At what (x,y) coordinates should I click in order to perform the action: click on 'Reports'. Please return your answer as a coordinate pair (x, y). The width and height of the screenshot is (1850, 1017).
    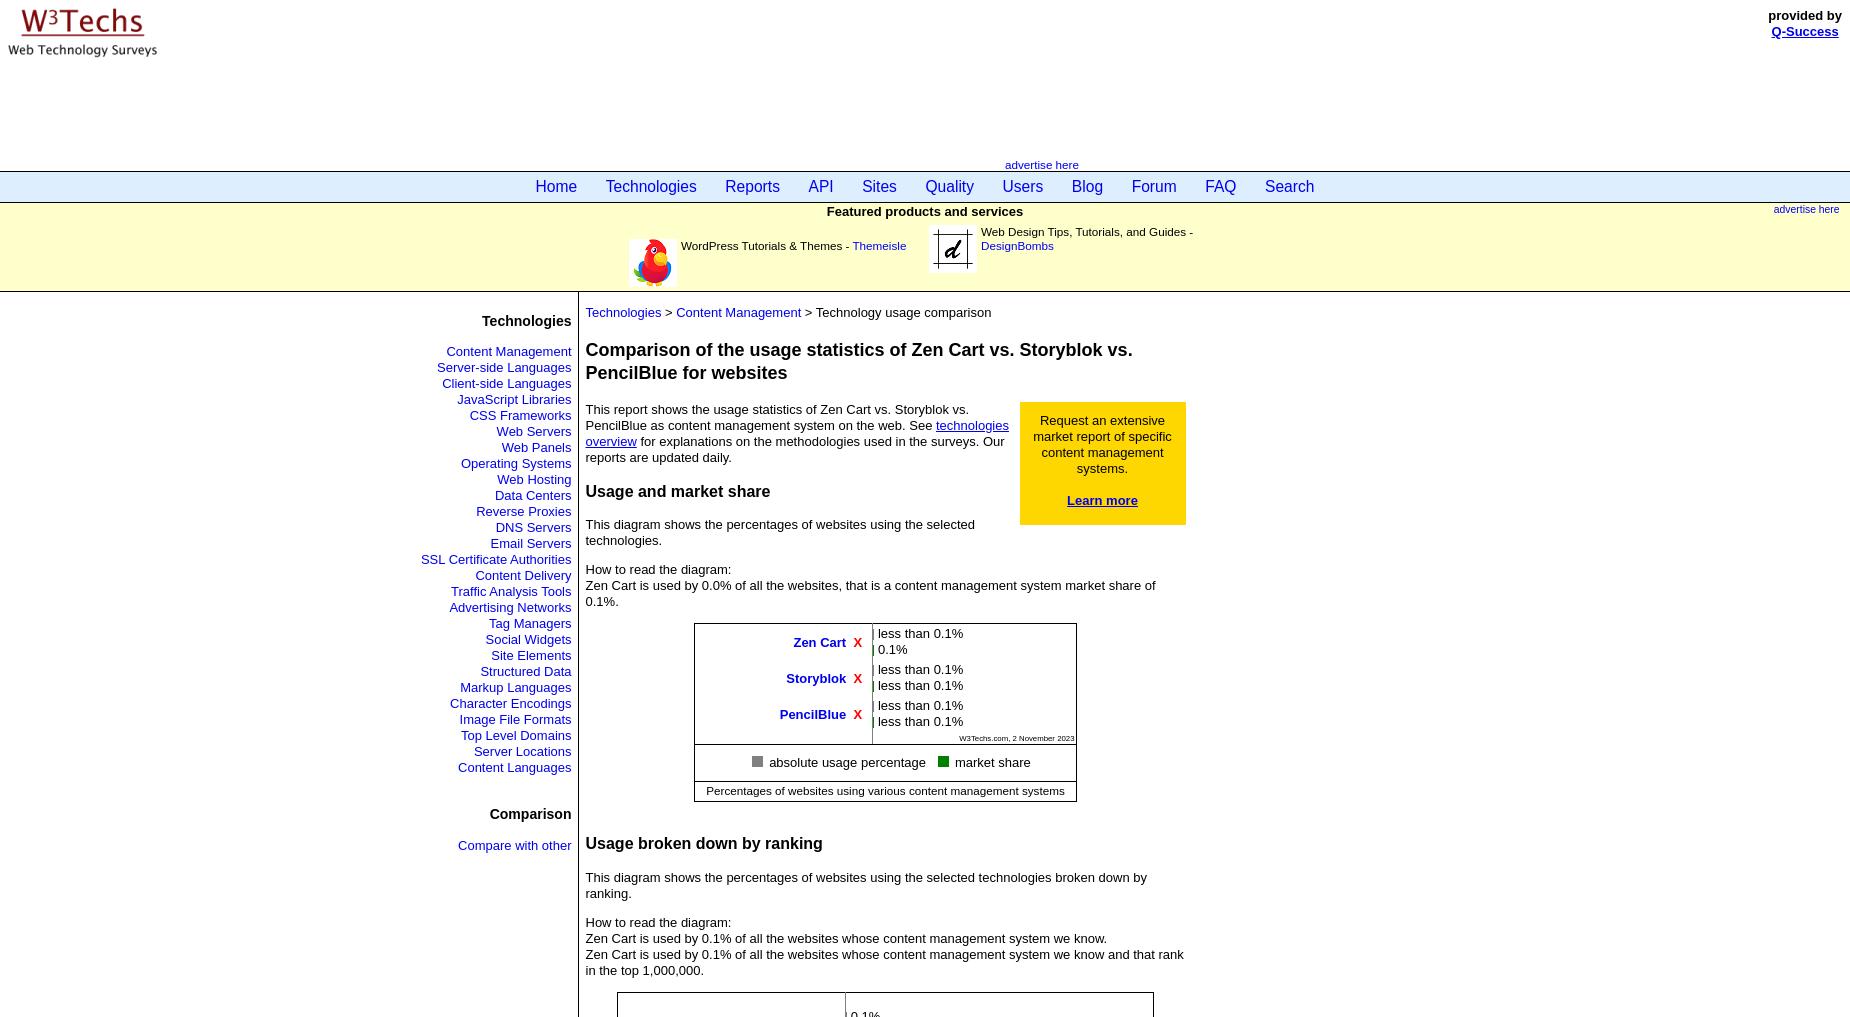
    Looking at the image, I should click on (752, 186).